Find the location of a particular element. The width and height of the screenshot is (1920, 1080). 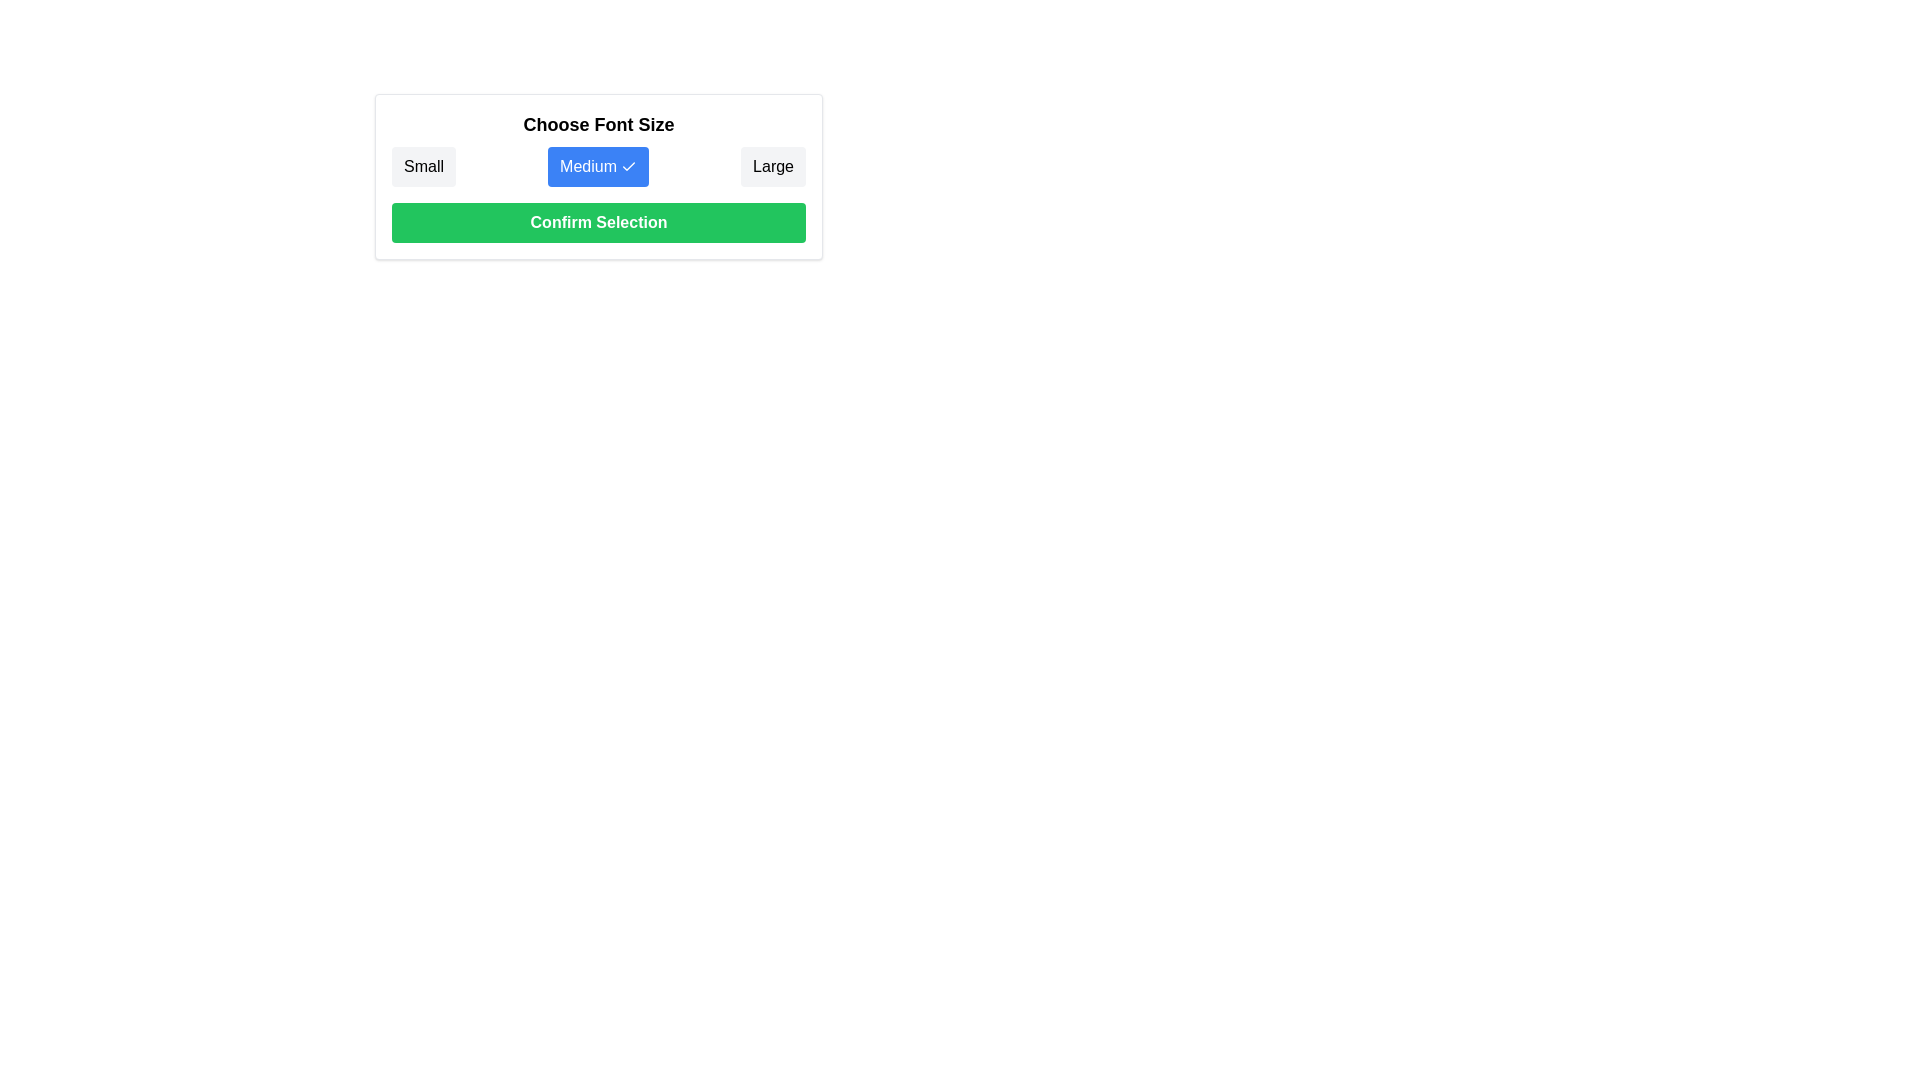

the 'Small' button, which is a rectangular button with rounded corners and contains the text 'Small' aligned to the left-middle is located at coordinates (422, 165).